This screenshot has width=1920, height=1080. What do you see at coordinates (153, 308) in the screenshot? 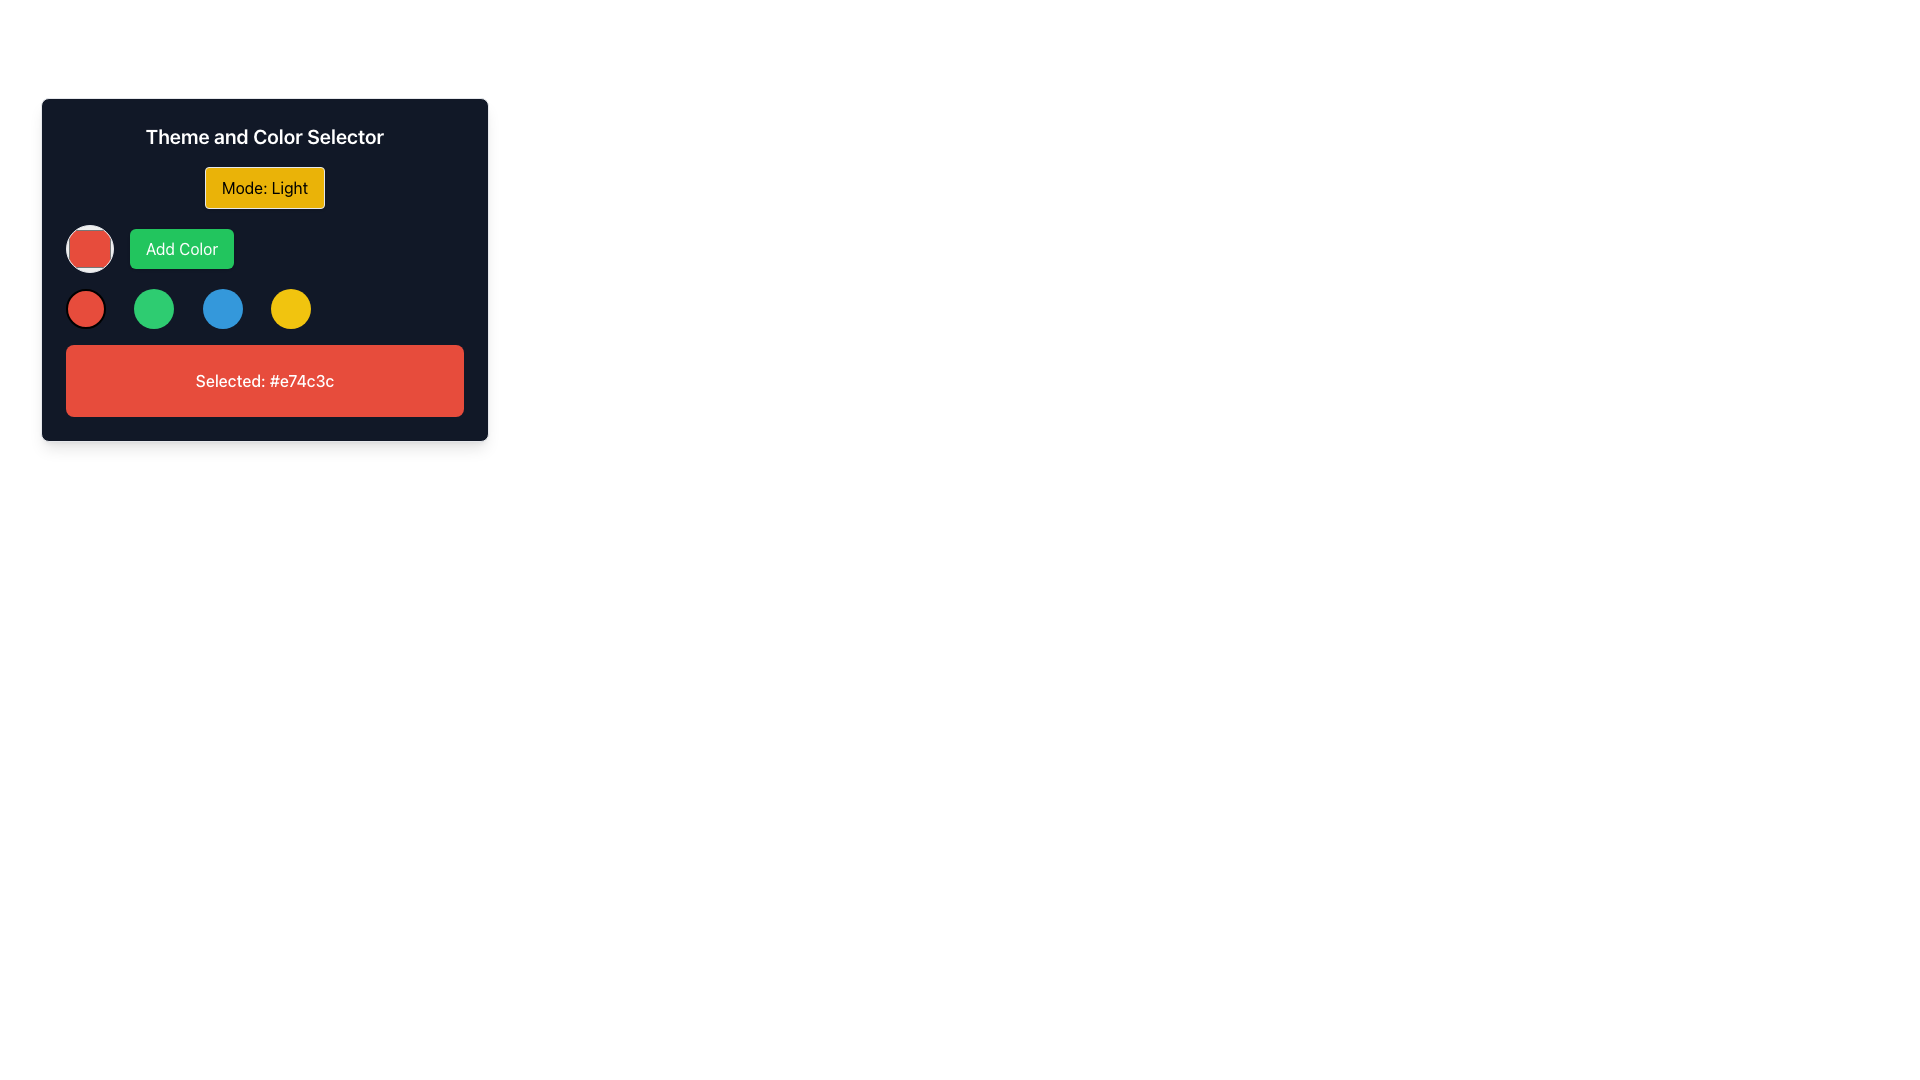
I see `the Color selector button, which is the second element in a horizontal grid` at bounding box center [153, 308].